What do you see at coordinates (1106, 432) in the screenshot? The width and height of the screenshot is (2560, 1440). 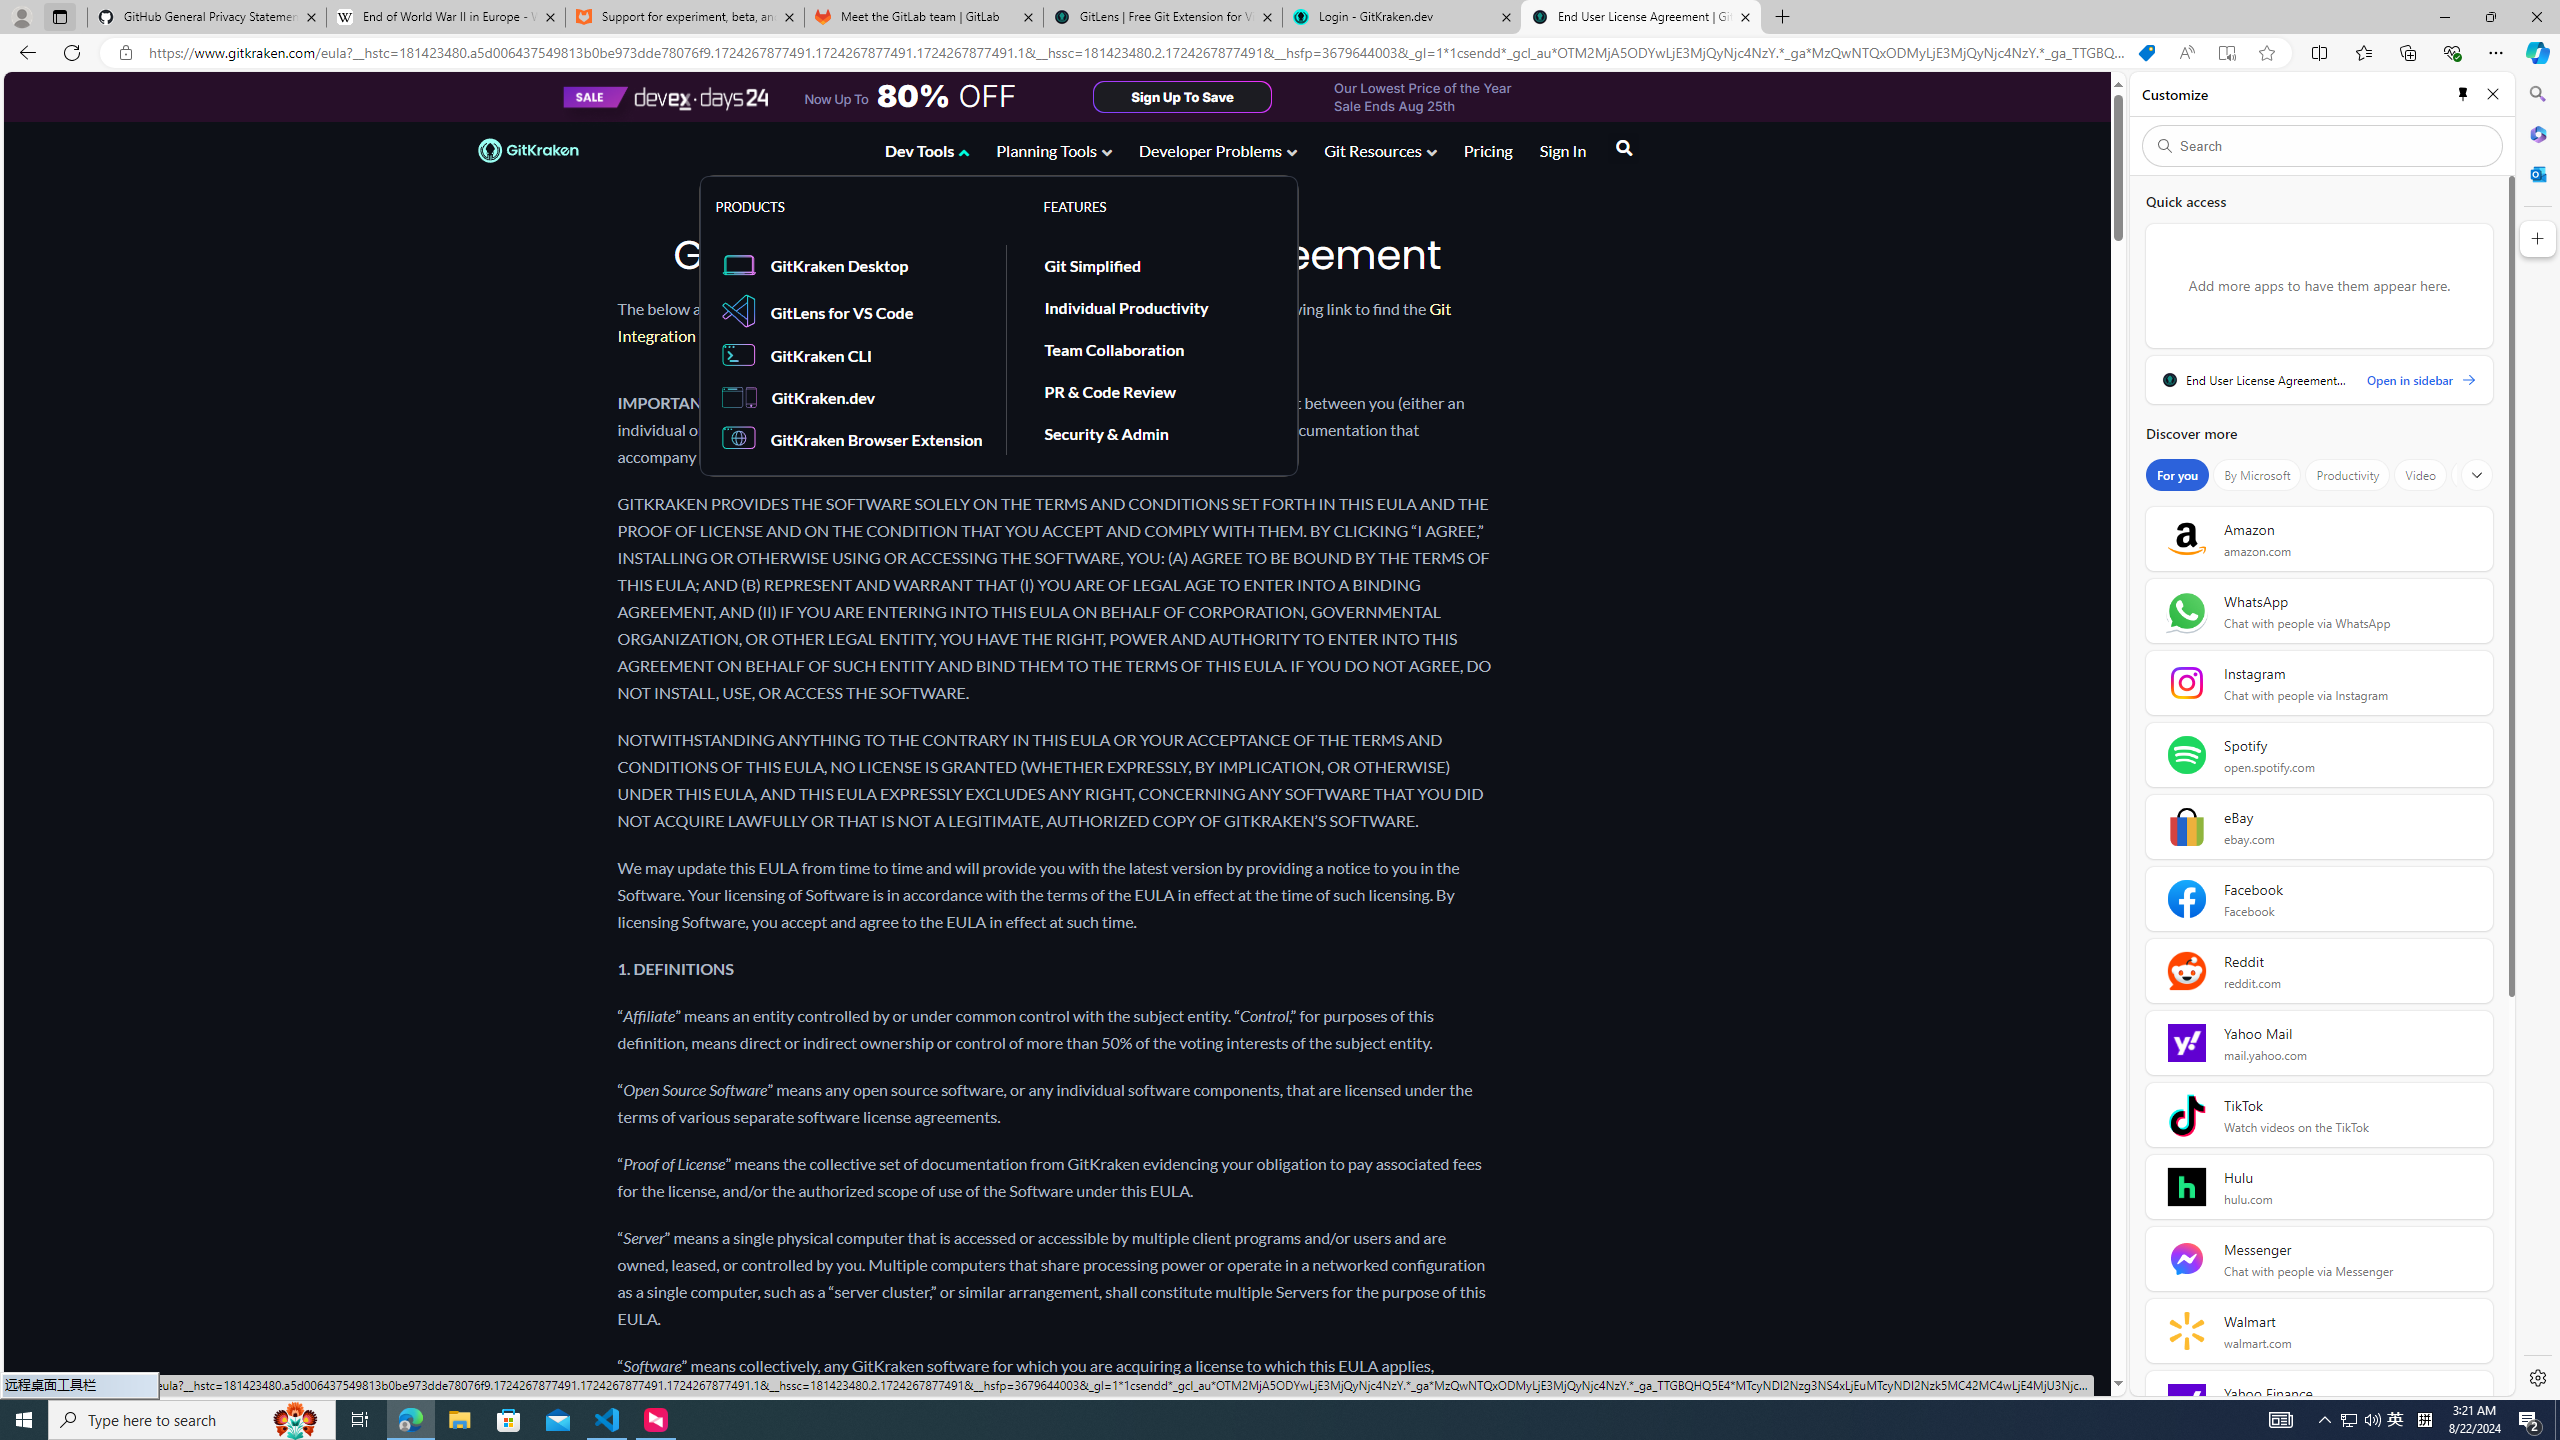 I see `'Security & Admin'` at bounding box center [1106, 432].